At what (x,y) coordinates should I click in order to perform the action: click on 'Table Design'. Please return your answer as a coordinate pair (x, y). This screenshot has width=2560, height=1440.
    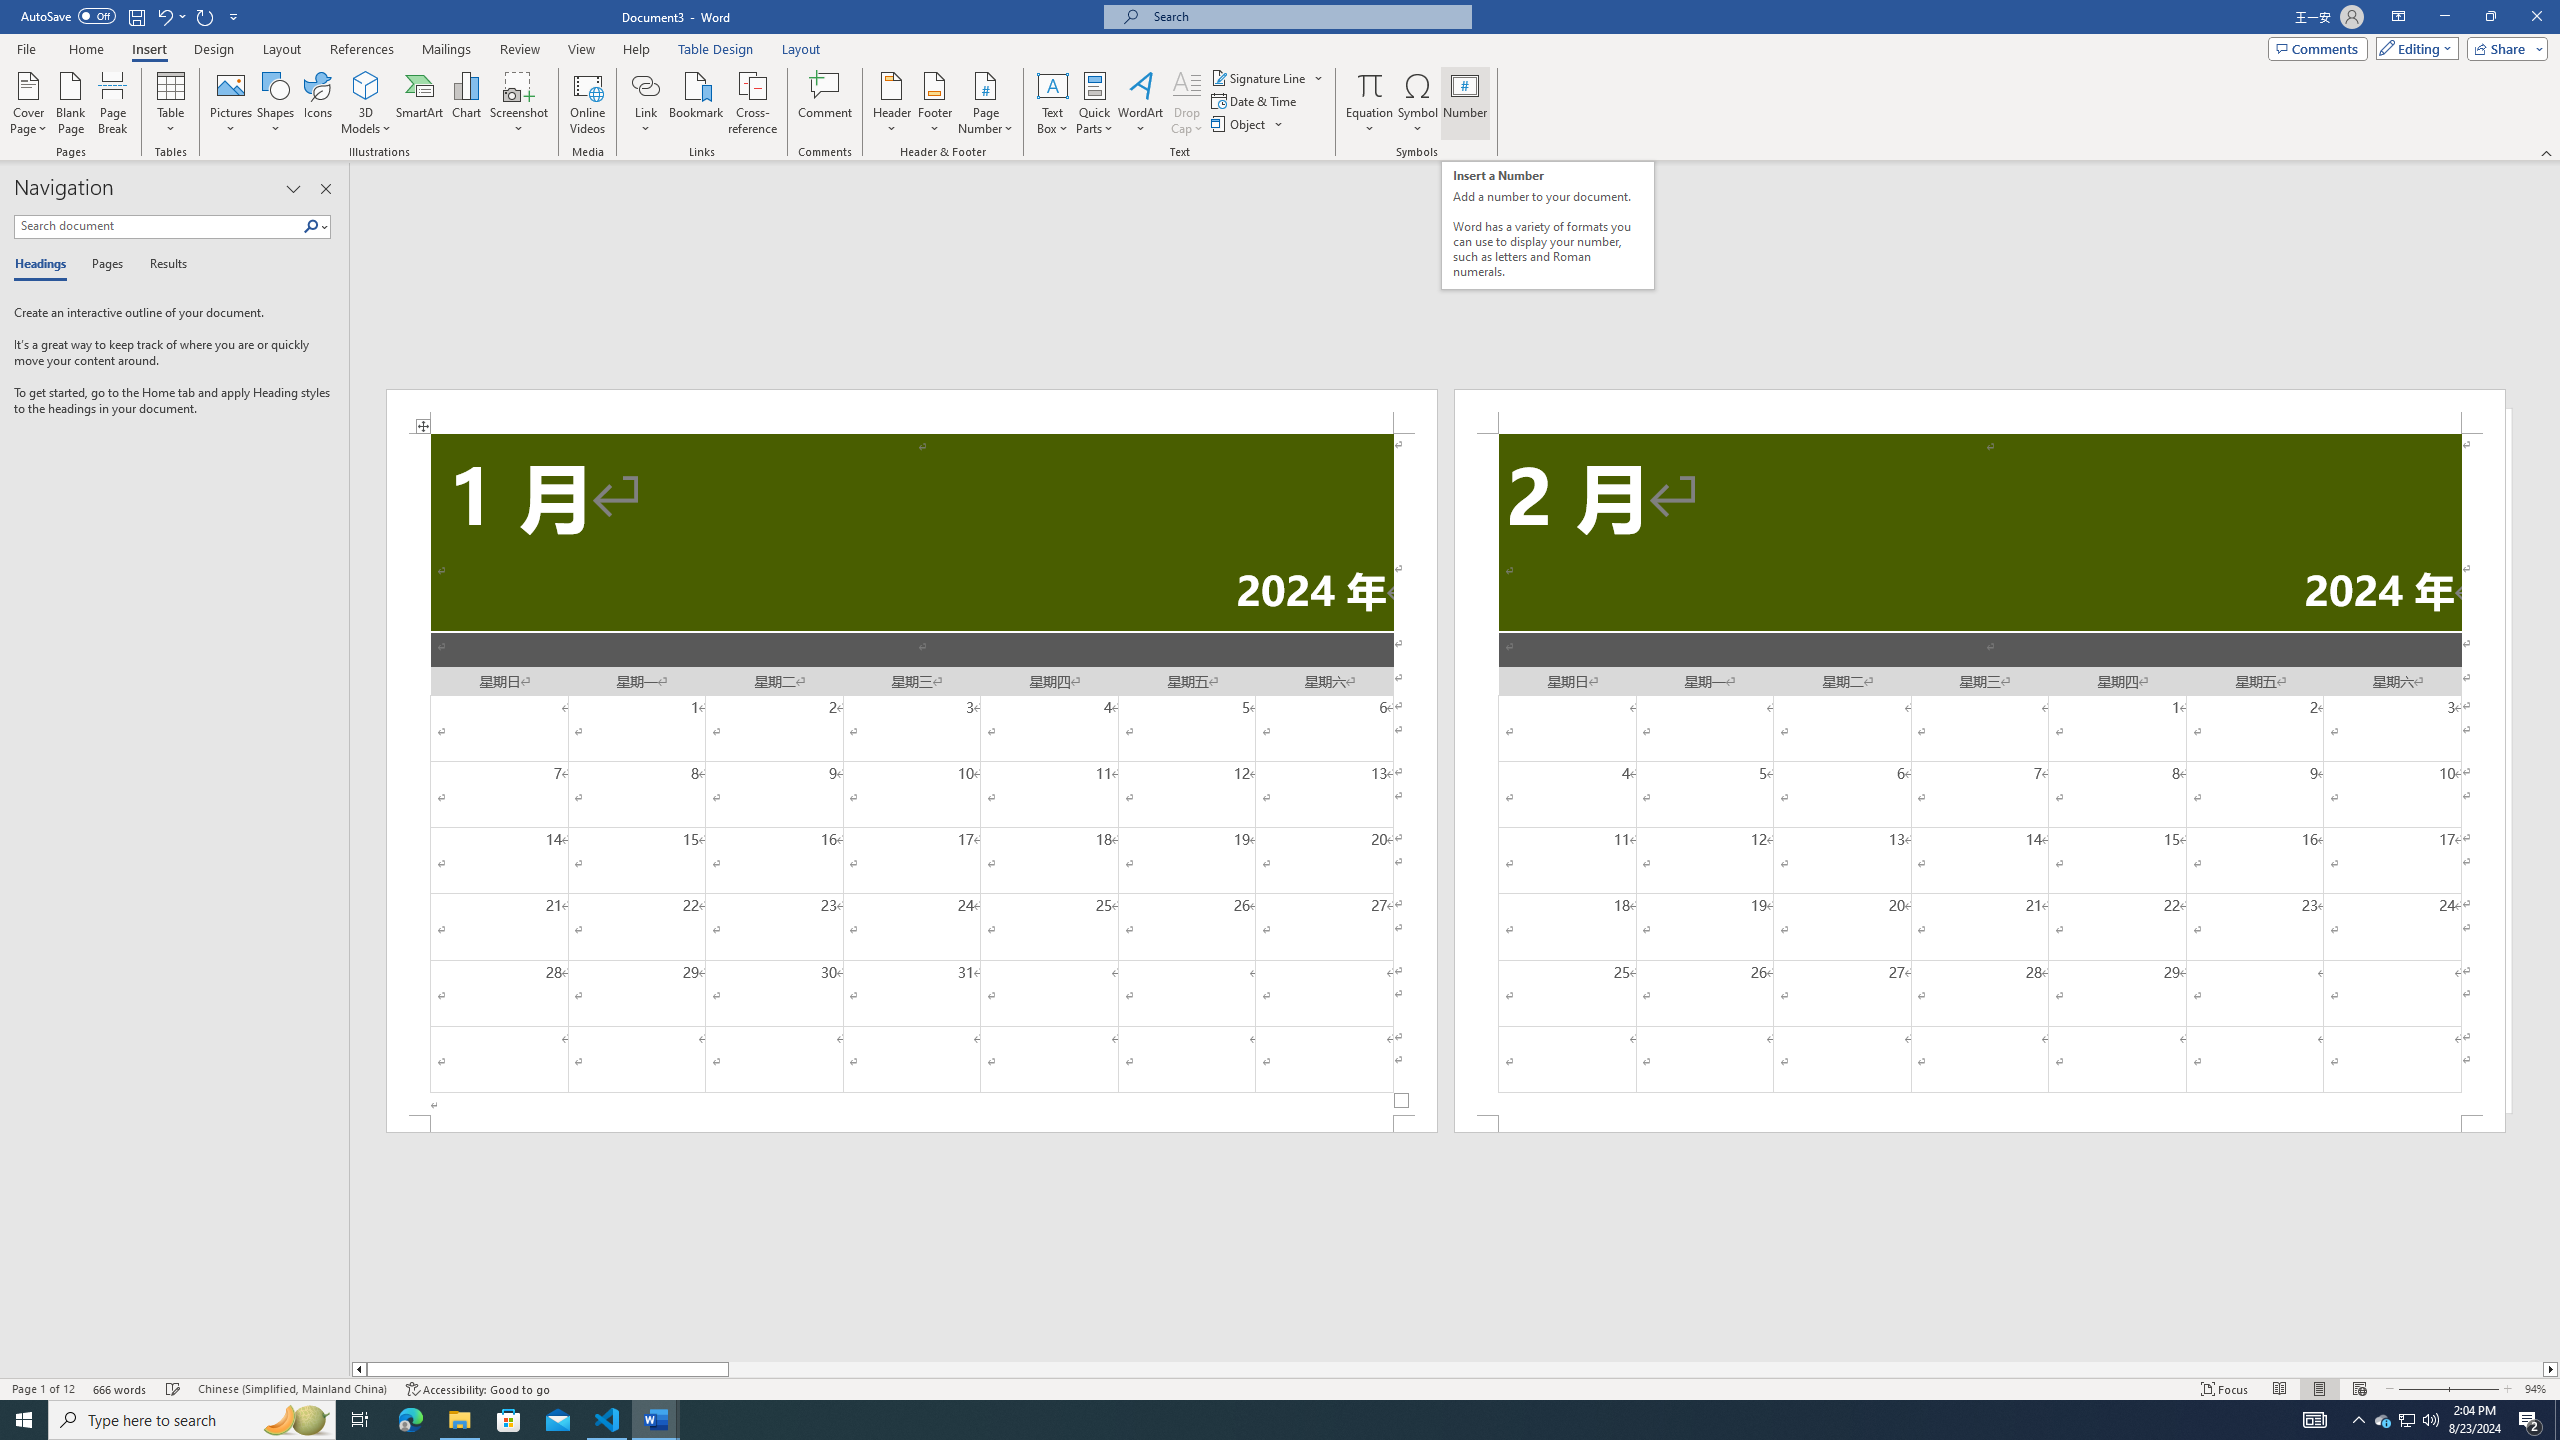
    Looking at the image, I should click on (716, 49).